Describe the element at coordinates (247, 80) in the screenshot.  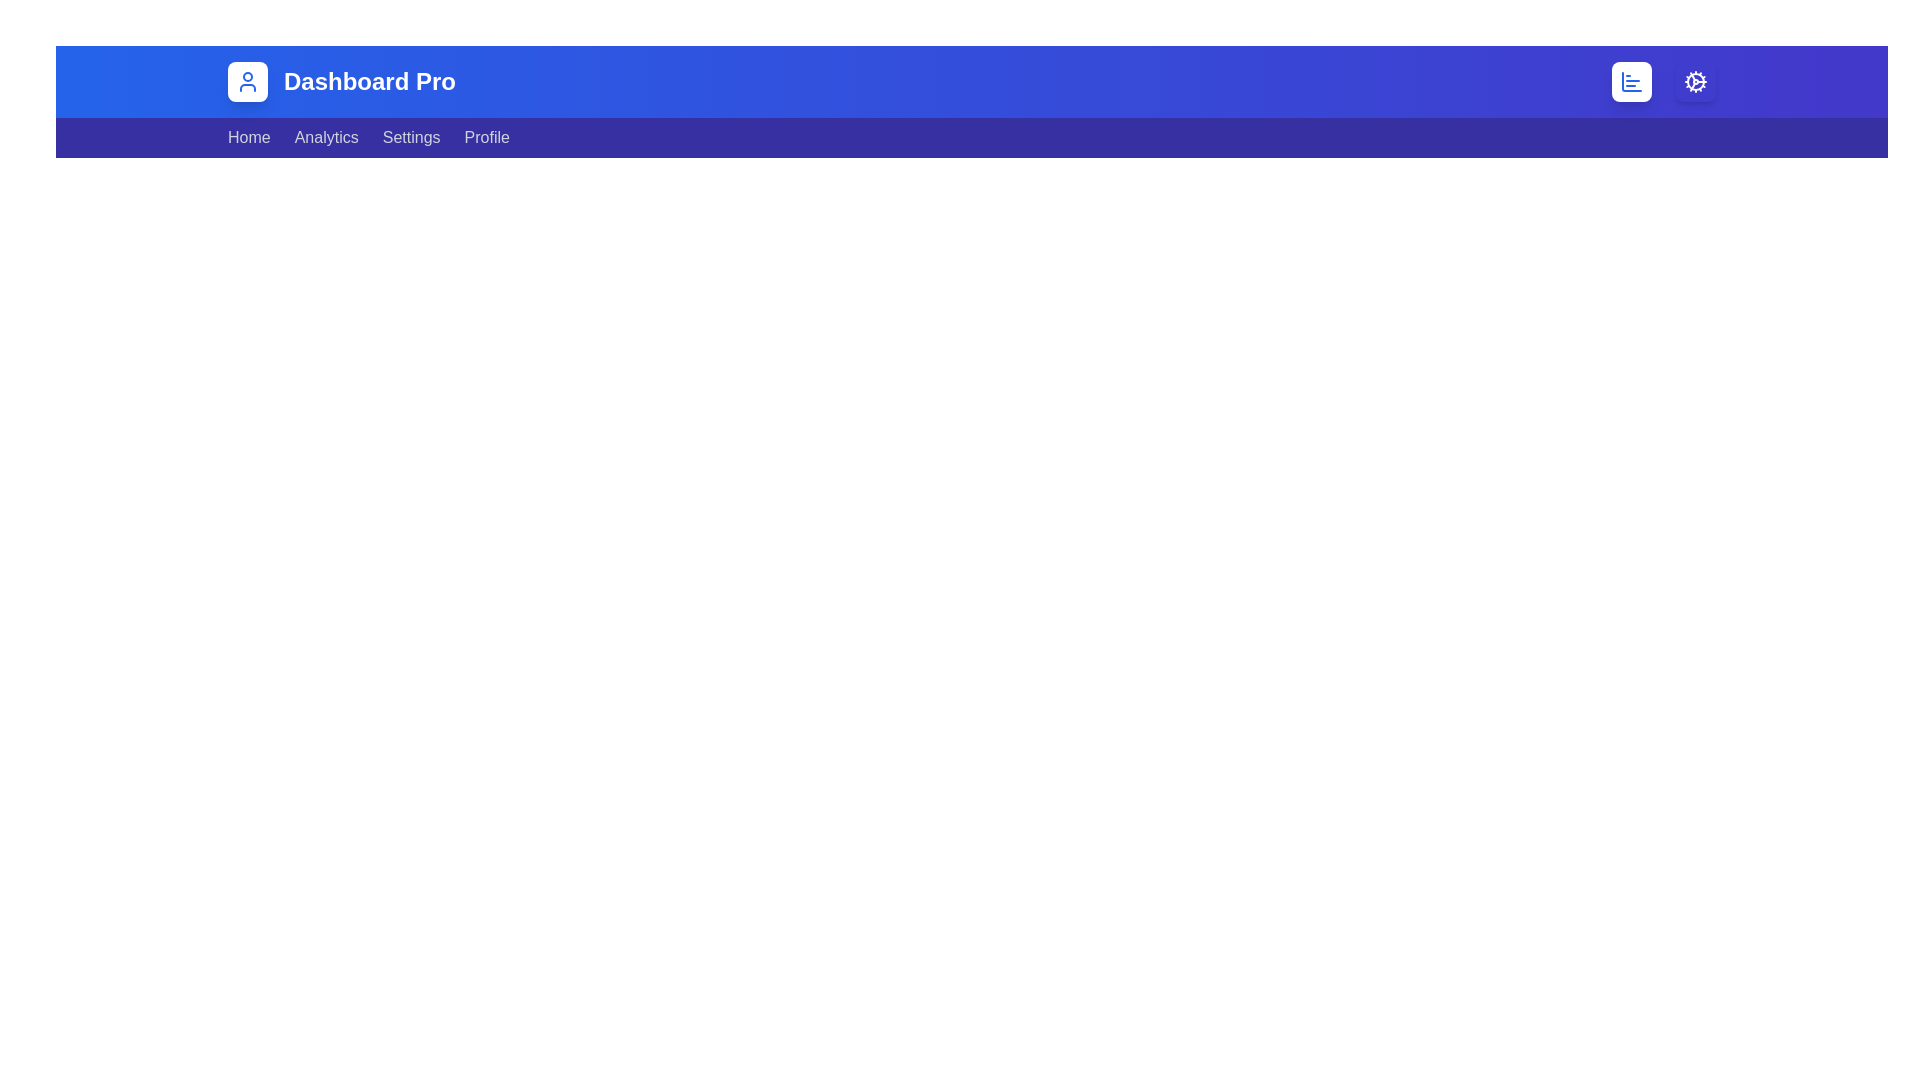
I see `the user avatar icon to interact with it` at that location.